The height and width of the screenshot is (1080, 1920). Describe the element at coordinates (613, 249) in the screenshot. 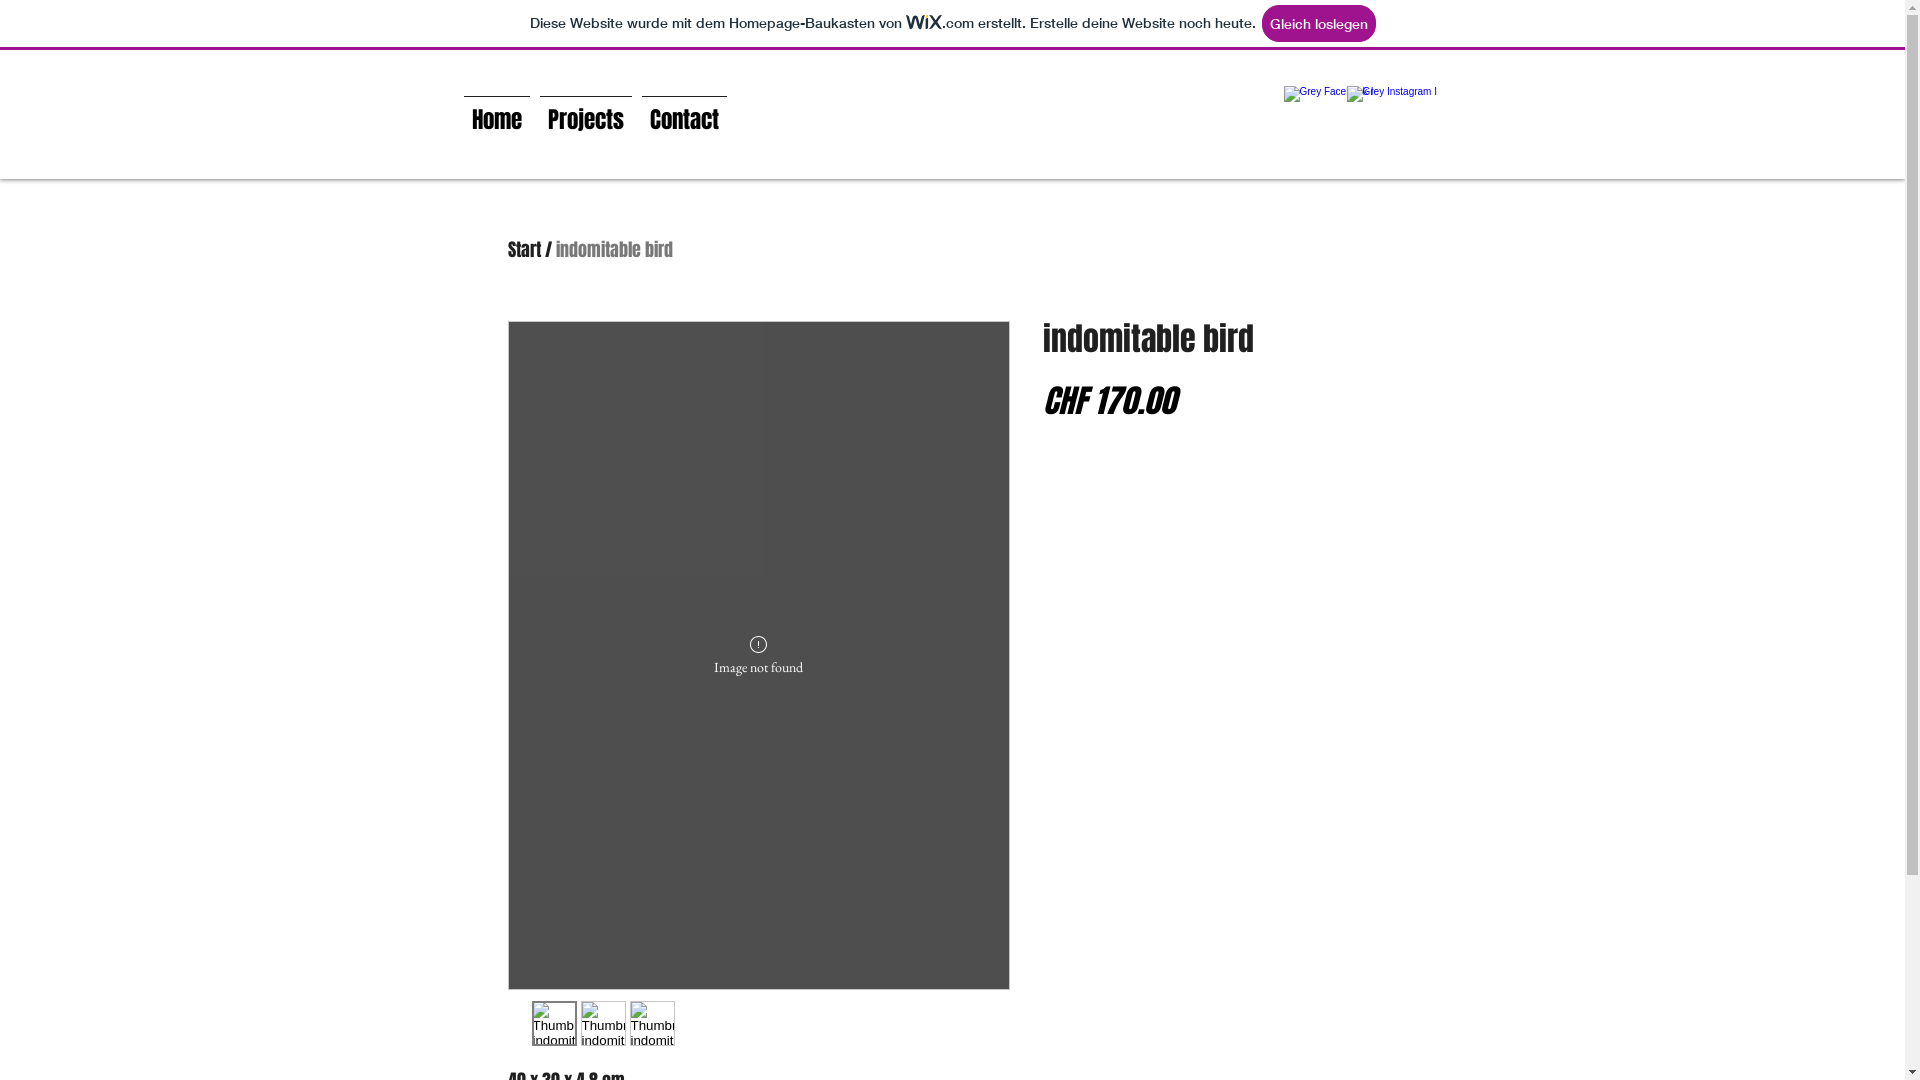

I see `'indomitable bird'` at that location.